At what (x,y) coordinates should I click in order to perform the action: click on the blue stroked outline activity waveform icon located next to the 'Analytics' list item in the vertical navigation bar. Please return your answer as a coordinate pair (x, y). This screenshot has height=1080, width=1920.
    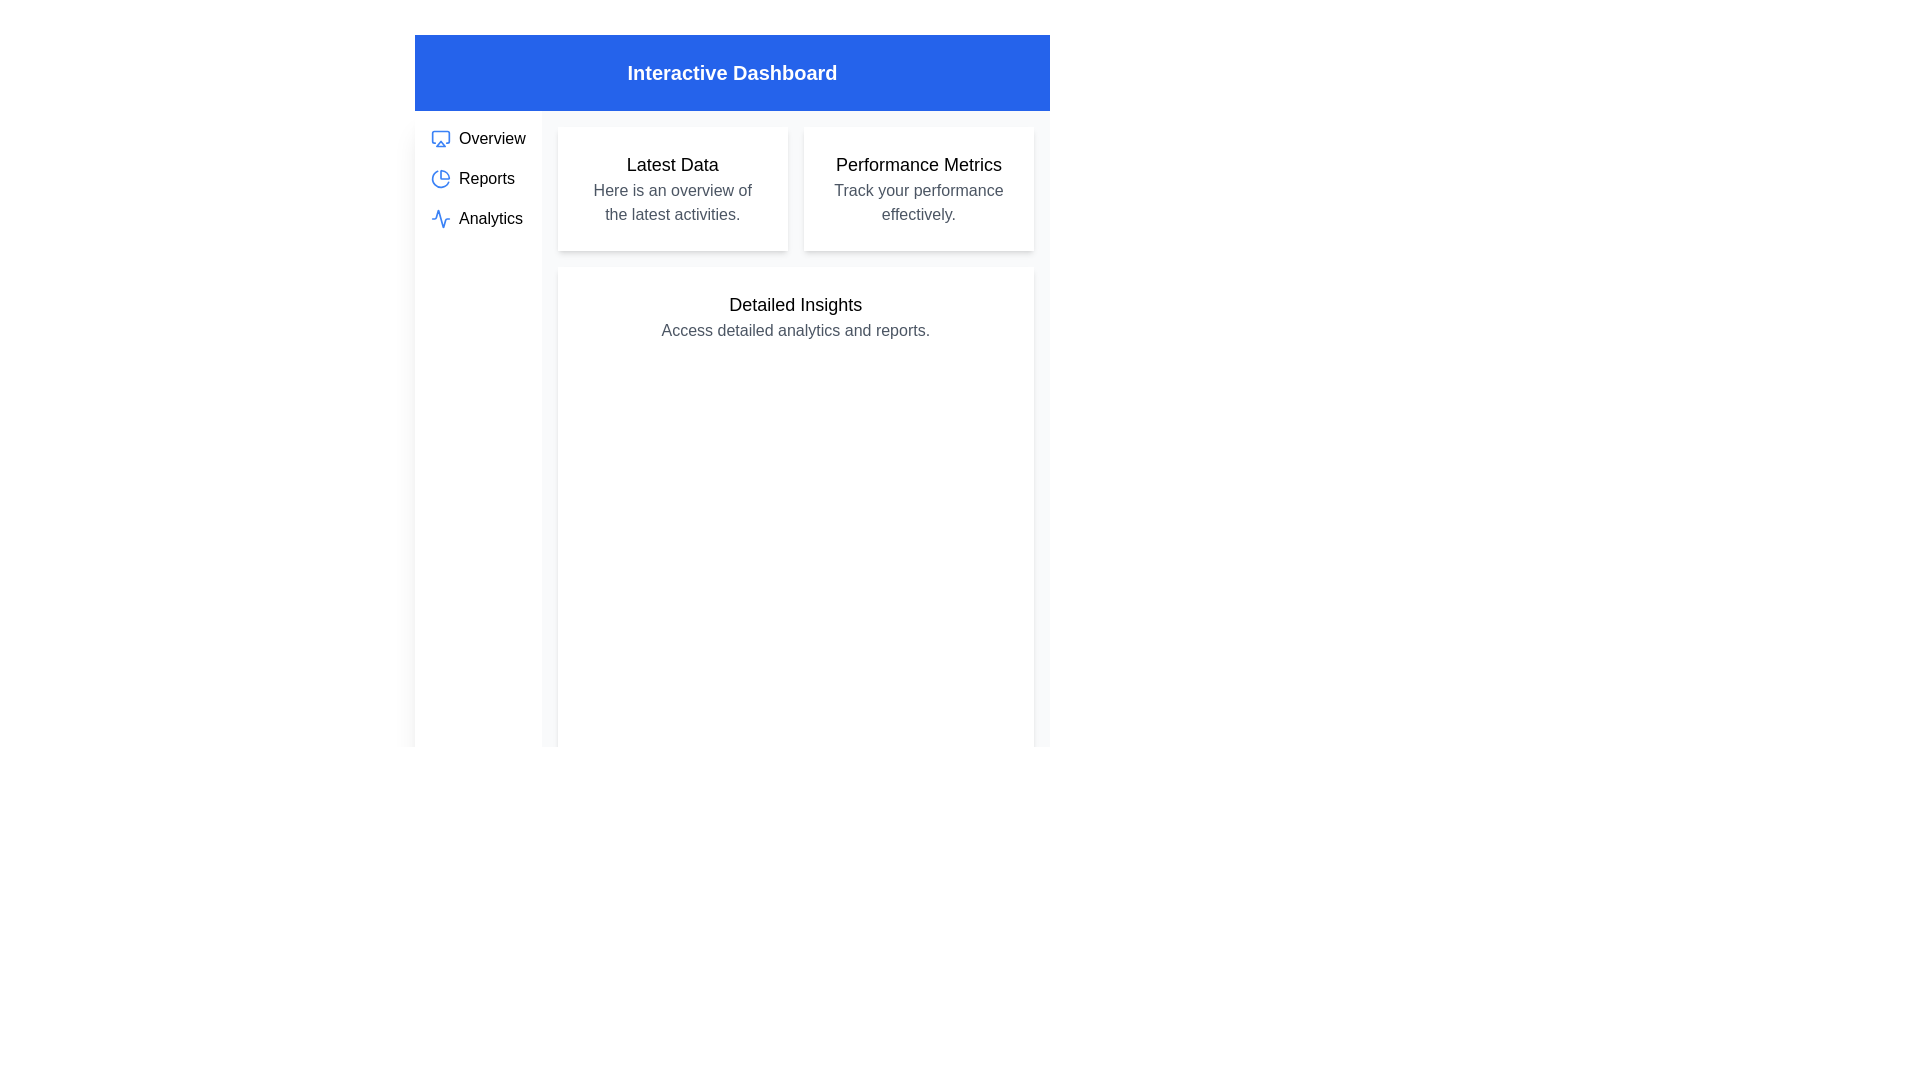
    Looking at the image, I should click on (440, 219).